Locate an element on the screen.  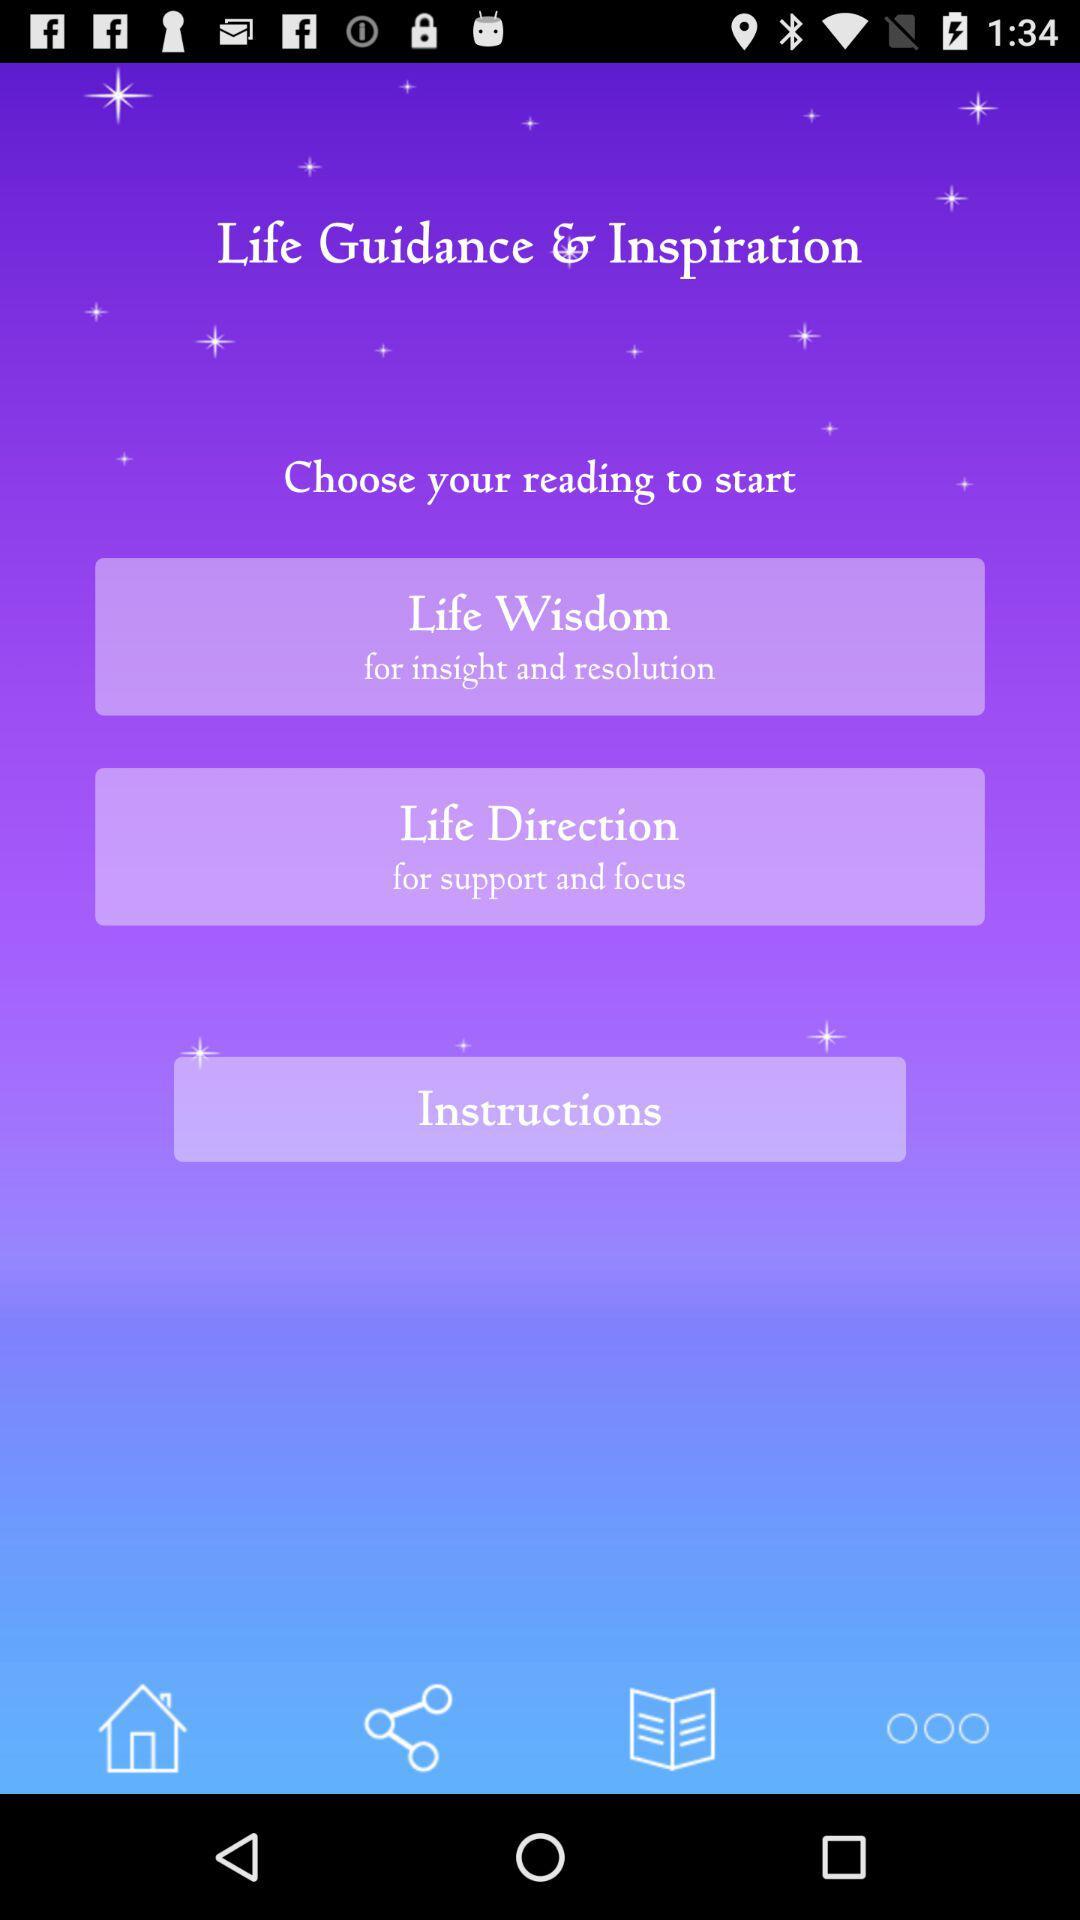
read option is located at coordinates (672, 1727).